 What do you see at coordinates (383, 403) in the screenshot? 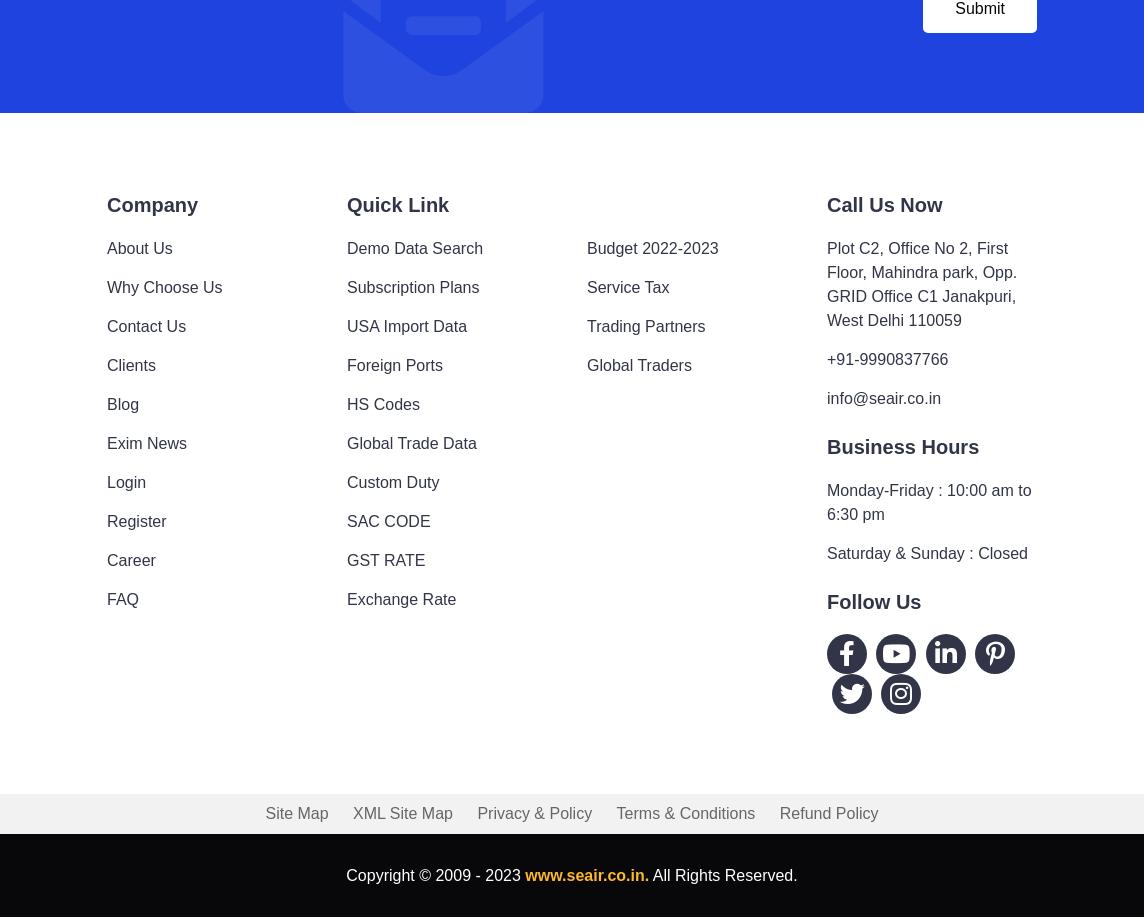
I see `'HS Codes'` at bounding box center [383, 403].